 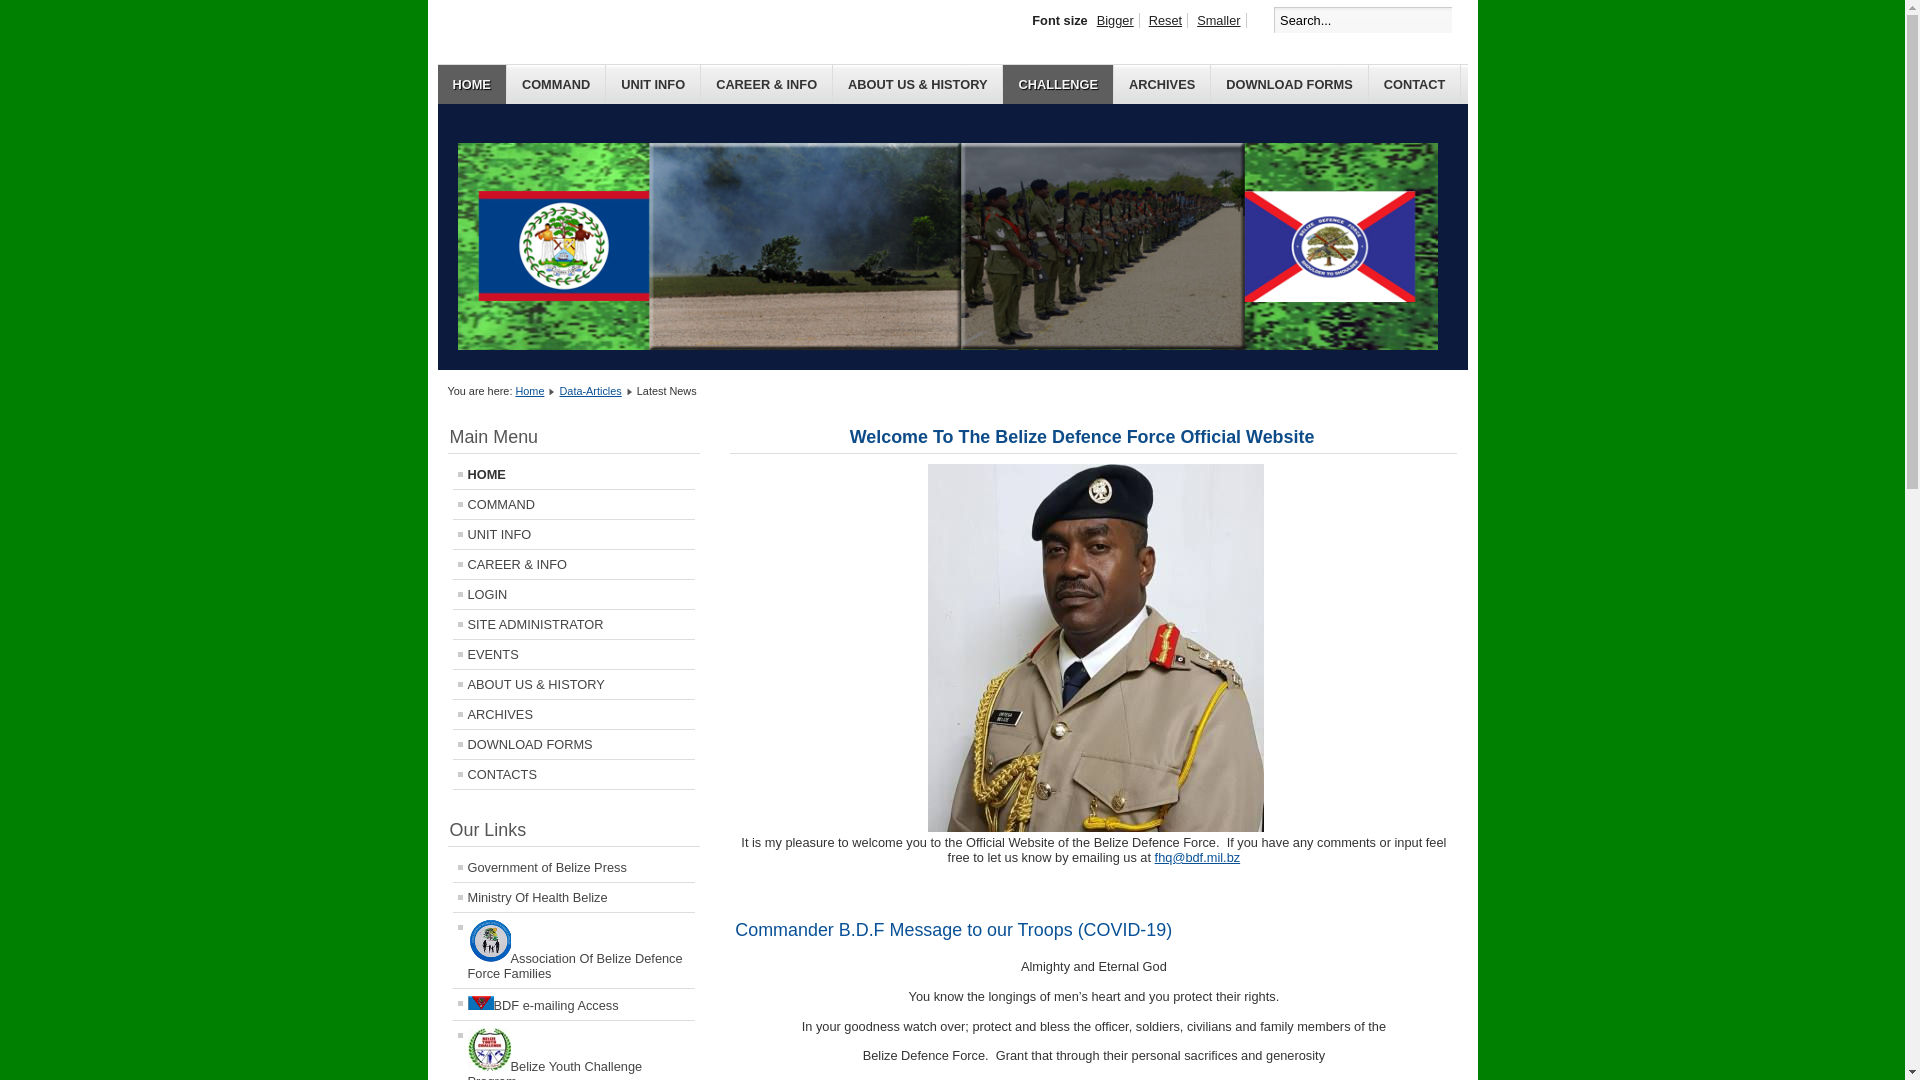 What do you see at coordinates (1115, 20) in the screenshot?
I see `'Bigger'` at bounding box center [1115, 20].